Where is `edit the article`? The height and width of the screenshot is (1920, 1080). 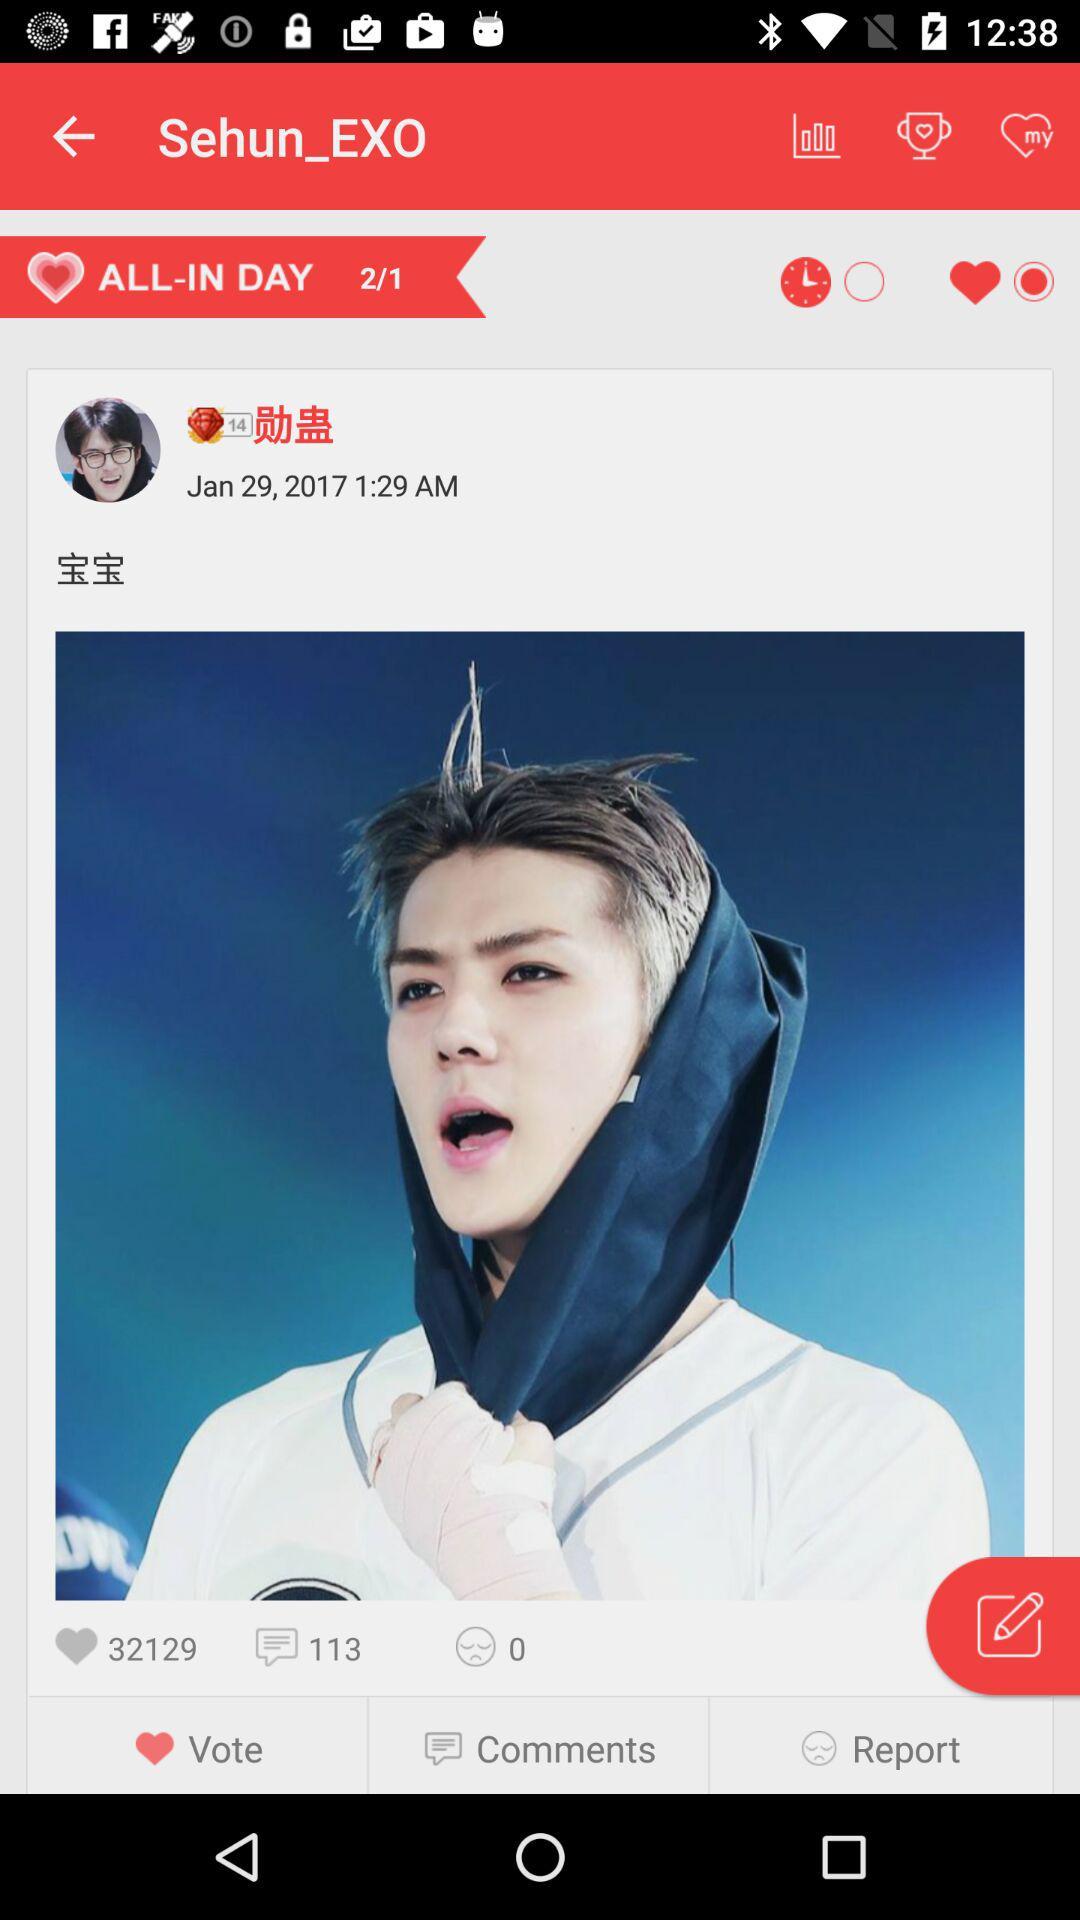 edit the article is located at coordinates (1001, 1629).